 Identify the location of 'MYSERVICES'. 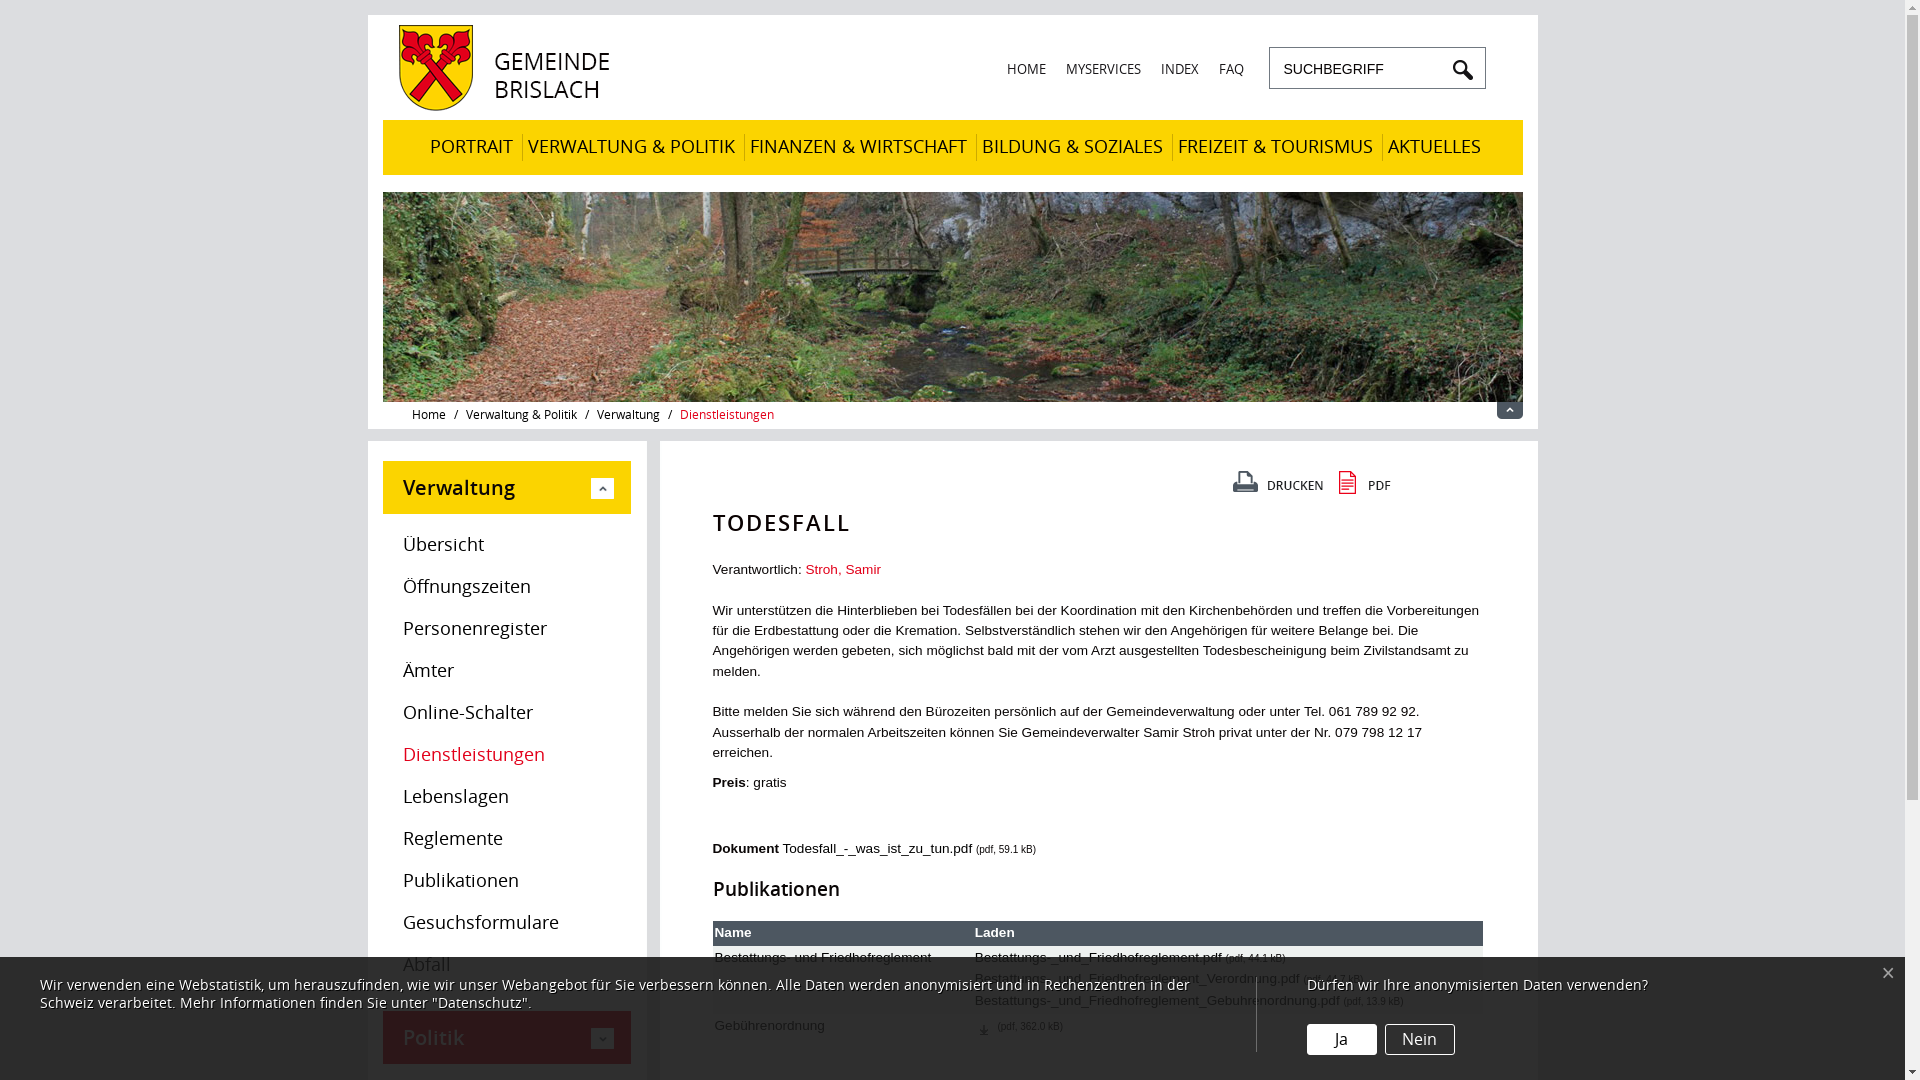
(1102, 68).